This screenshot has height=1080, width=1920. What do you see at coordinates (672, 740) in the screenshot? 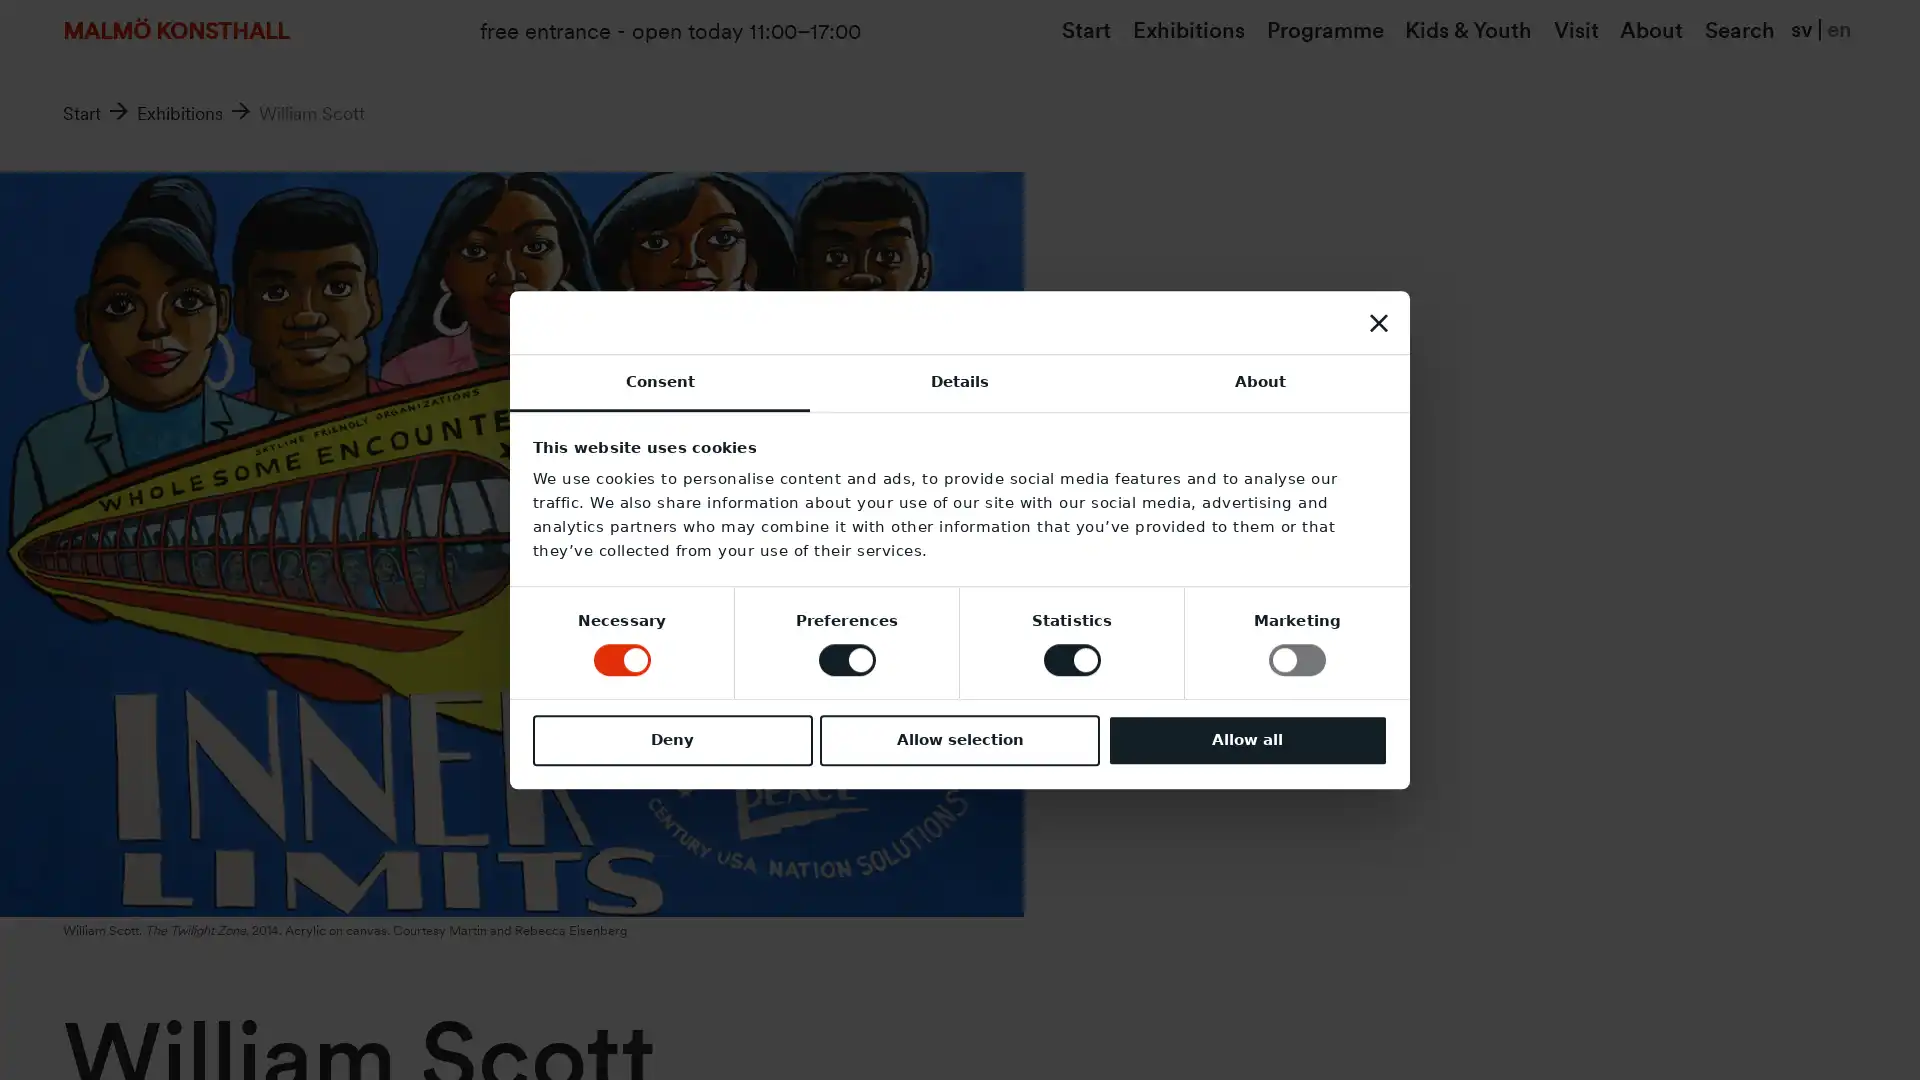
I see `Deny` at bounding box center [672, 740].